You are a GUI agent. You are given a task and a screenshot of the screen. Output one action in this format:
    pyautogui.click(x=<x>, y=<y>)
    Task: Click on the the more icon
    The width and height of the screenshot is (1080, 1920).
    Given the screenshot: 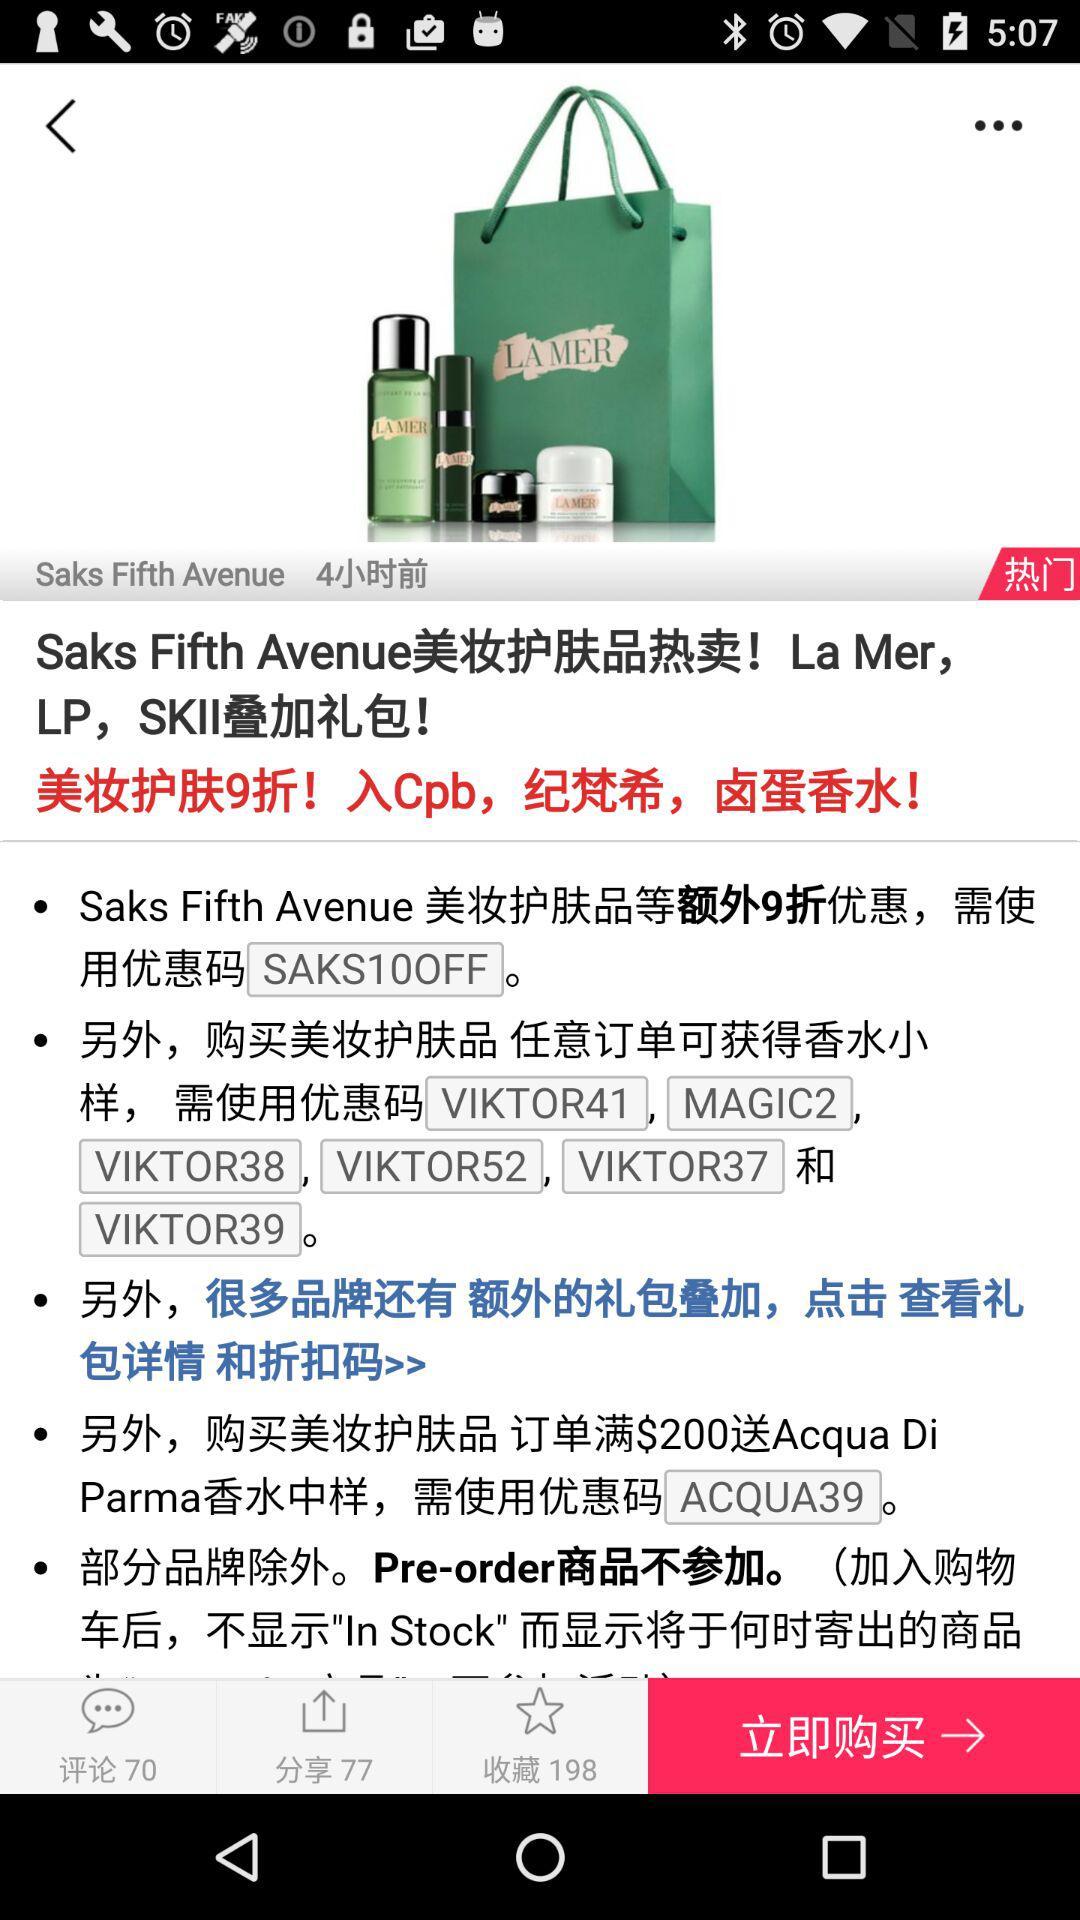 What is the action you would take?
    pyautogui.click(x=998, y=133)
    